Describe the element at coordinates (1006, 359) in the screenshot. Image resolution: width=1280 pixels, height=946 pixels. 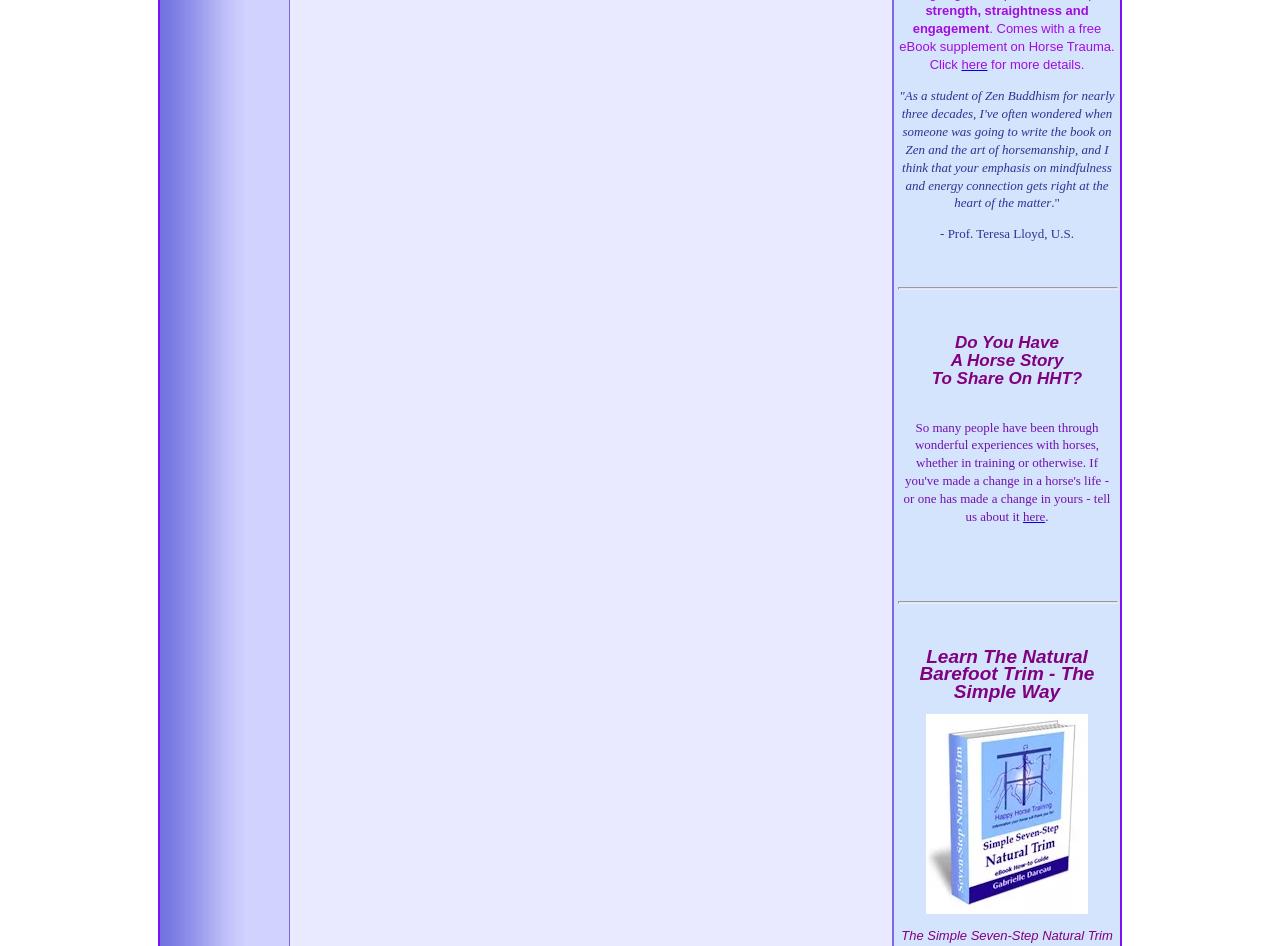
I see `'A Horse Story'` at that location.